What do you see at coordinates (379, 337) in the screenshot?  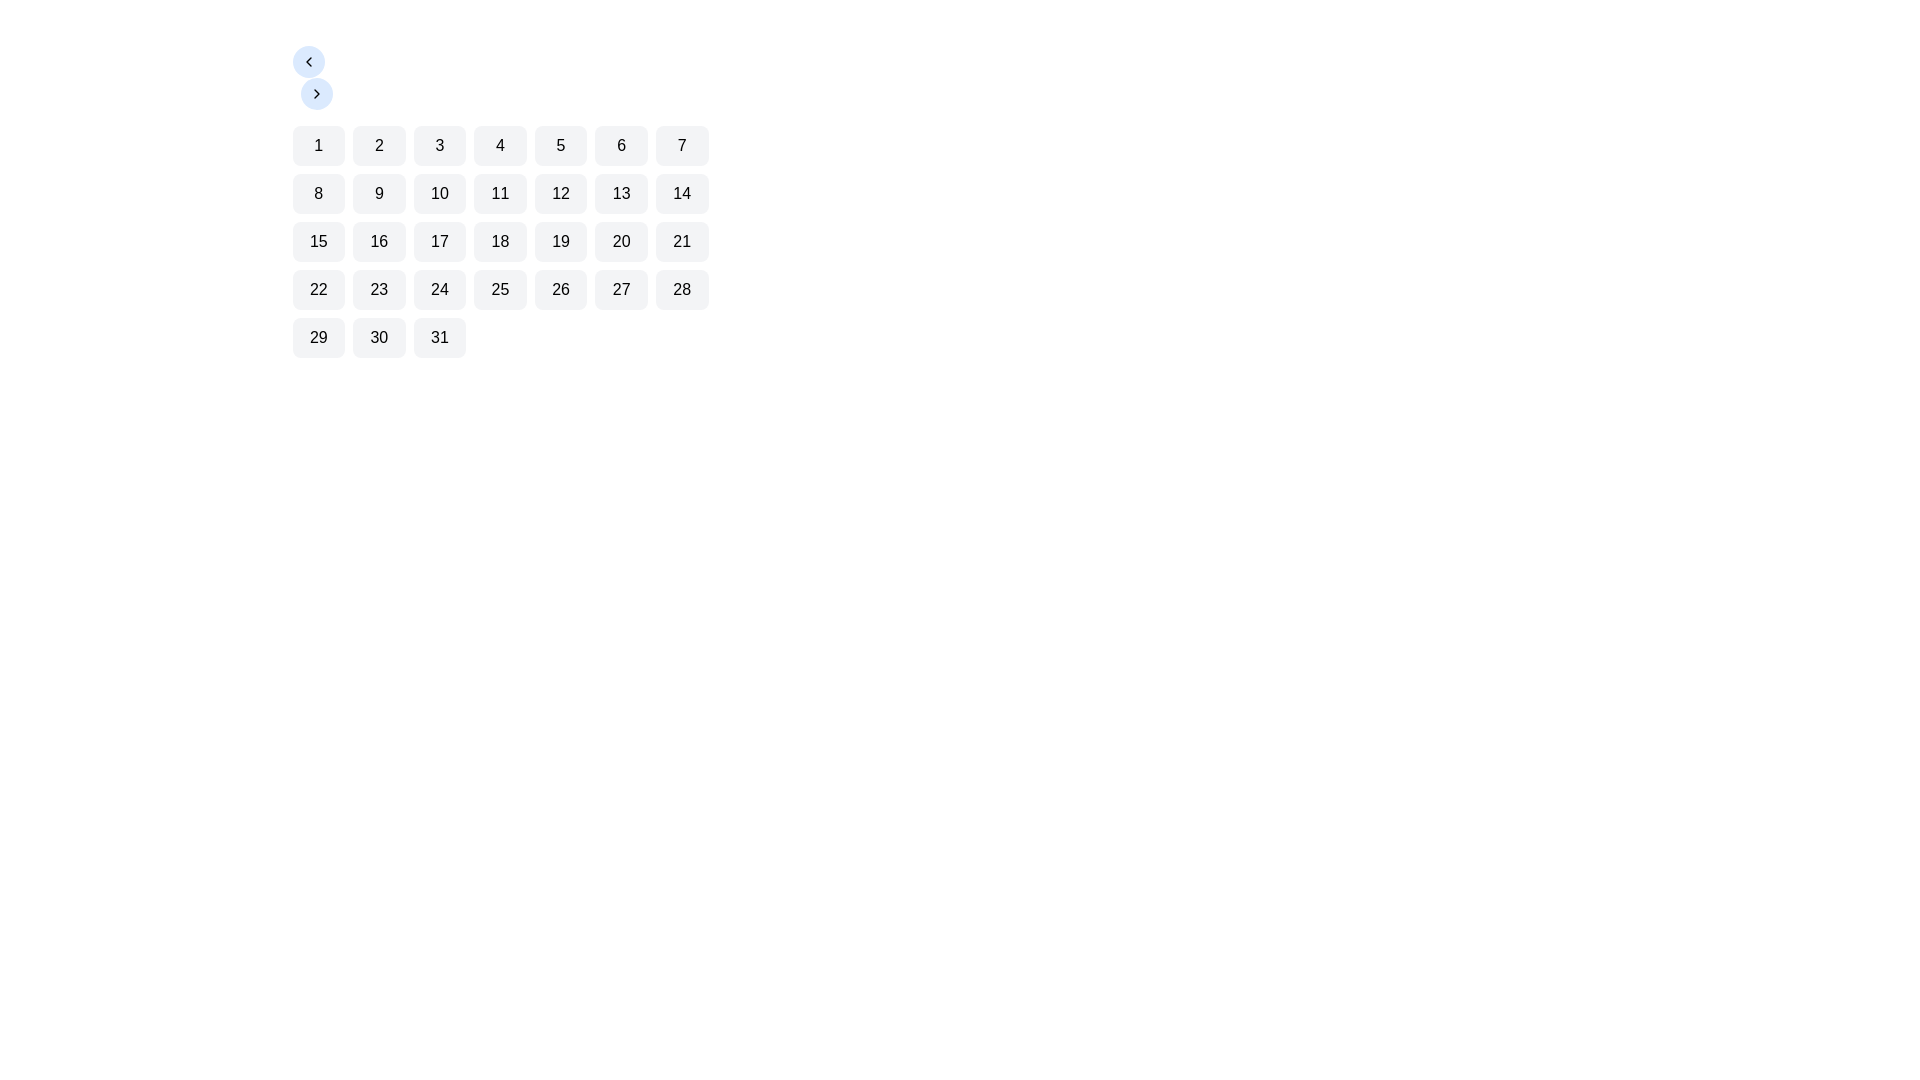 I see `the square button with rounded corners displaying the number '30'` at bounding box center [379, 337].